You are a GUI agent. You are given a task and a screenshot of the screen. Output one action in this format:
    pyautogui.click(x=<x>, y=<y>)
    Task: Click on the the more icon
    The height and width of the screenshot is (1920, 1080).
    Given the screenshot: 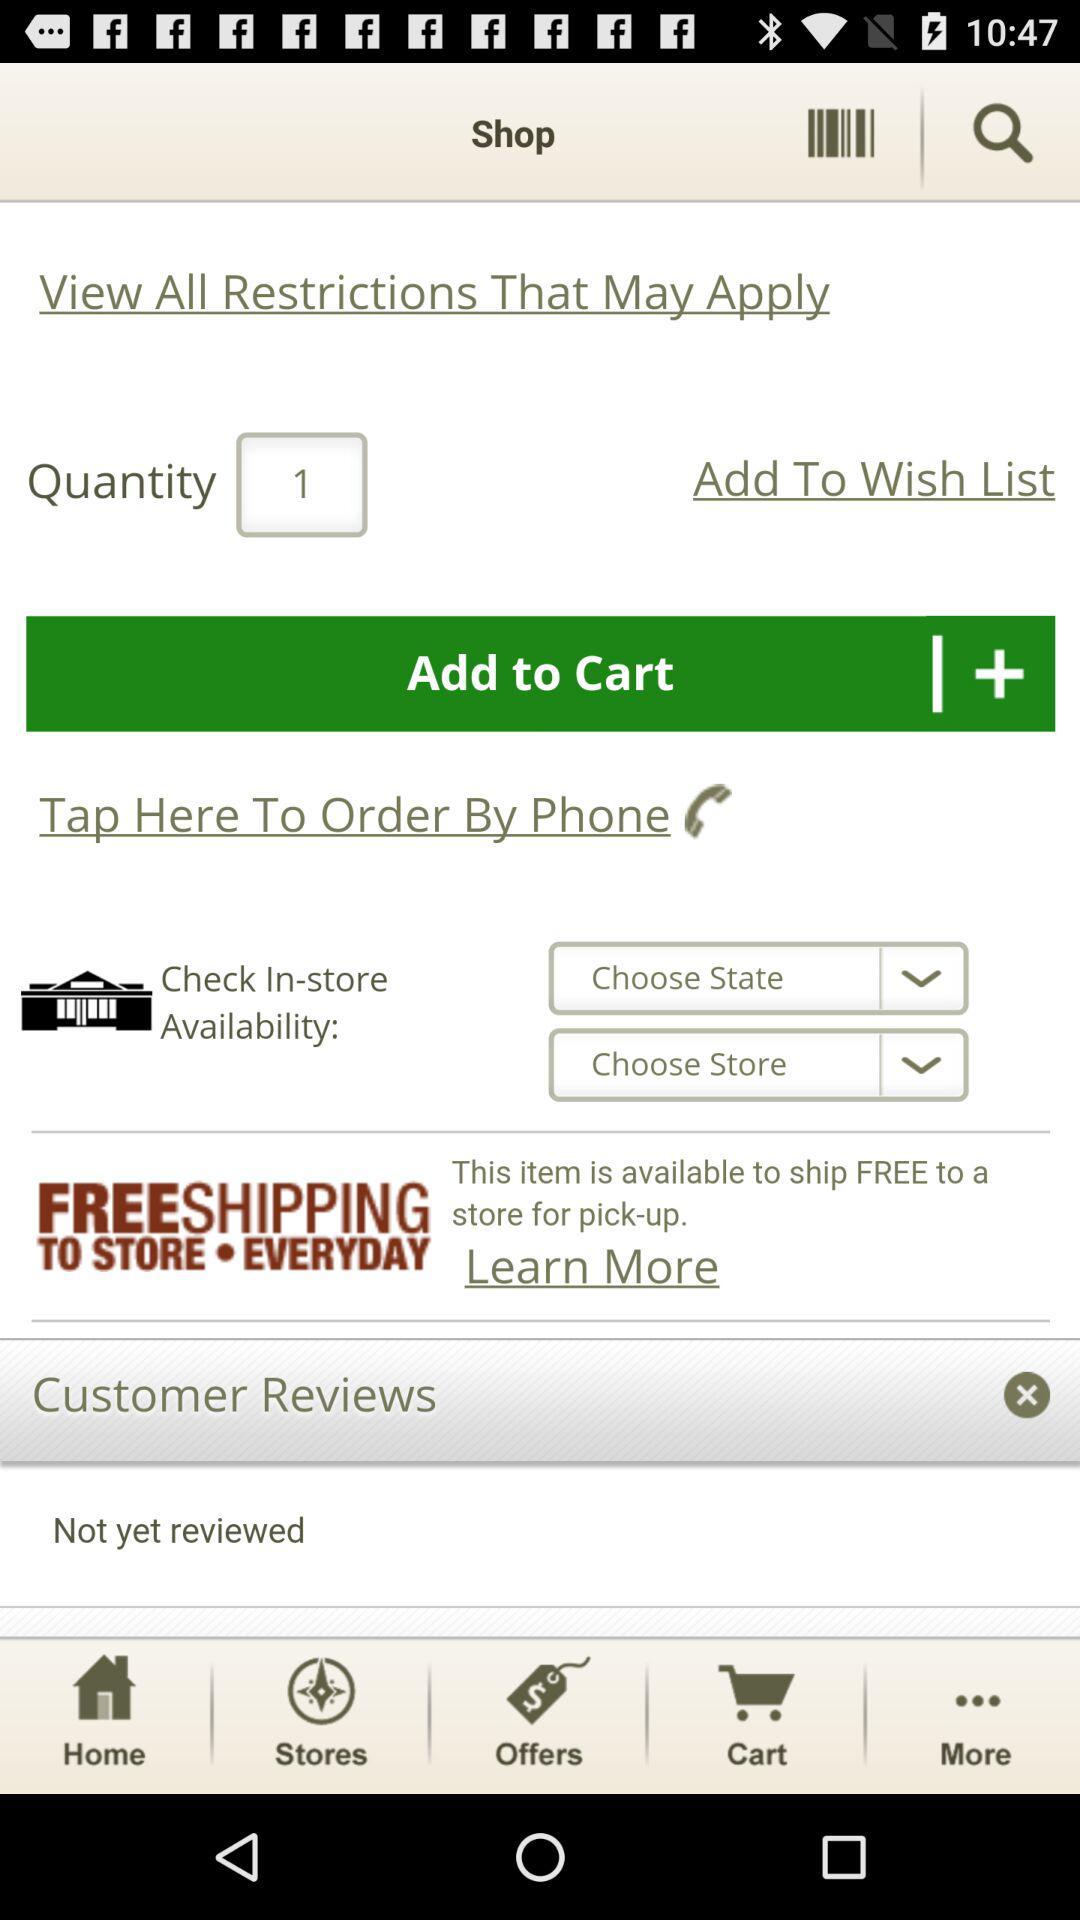 What is the action you would take?
    pyautogui.click(x=974, y=1835)
    